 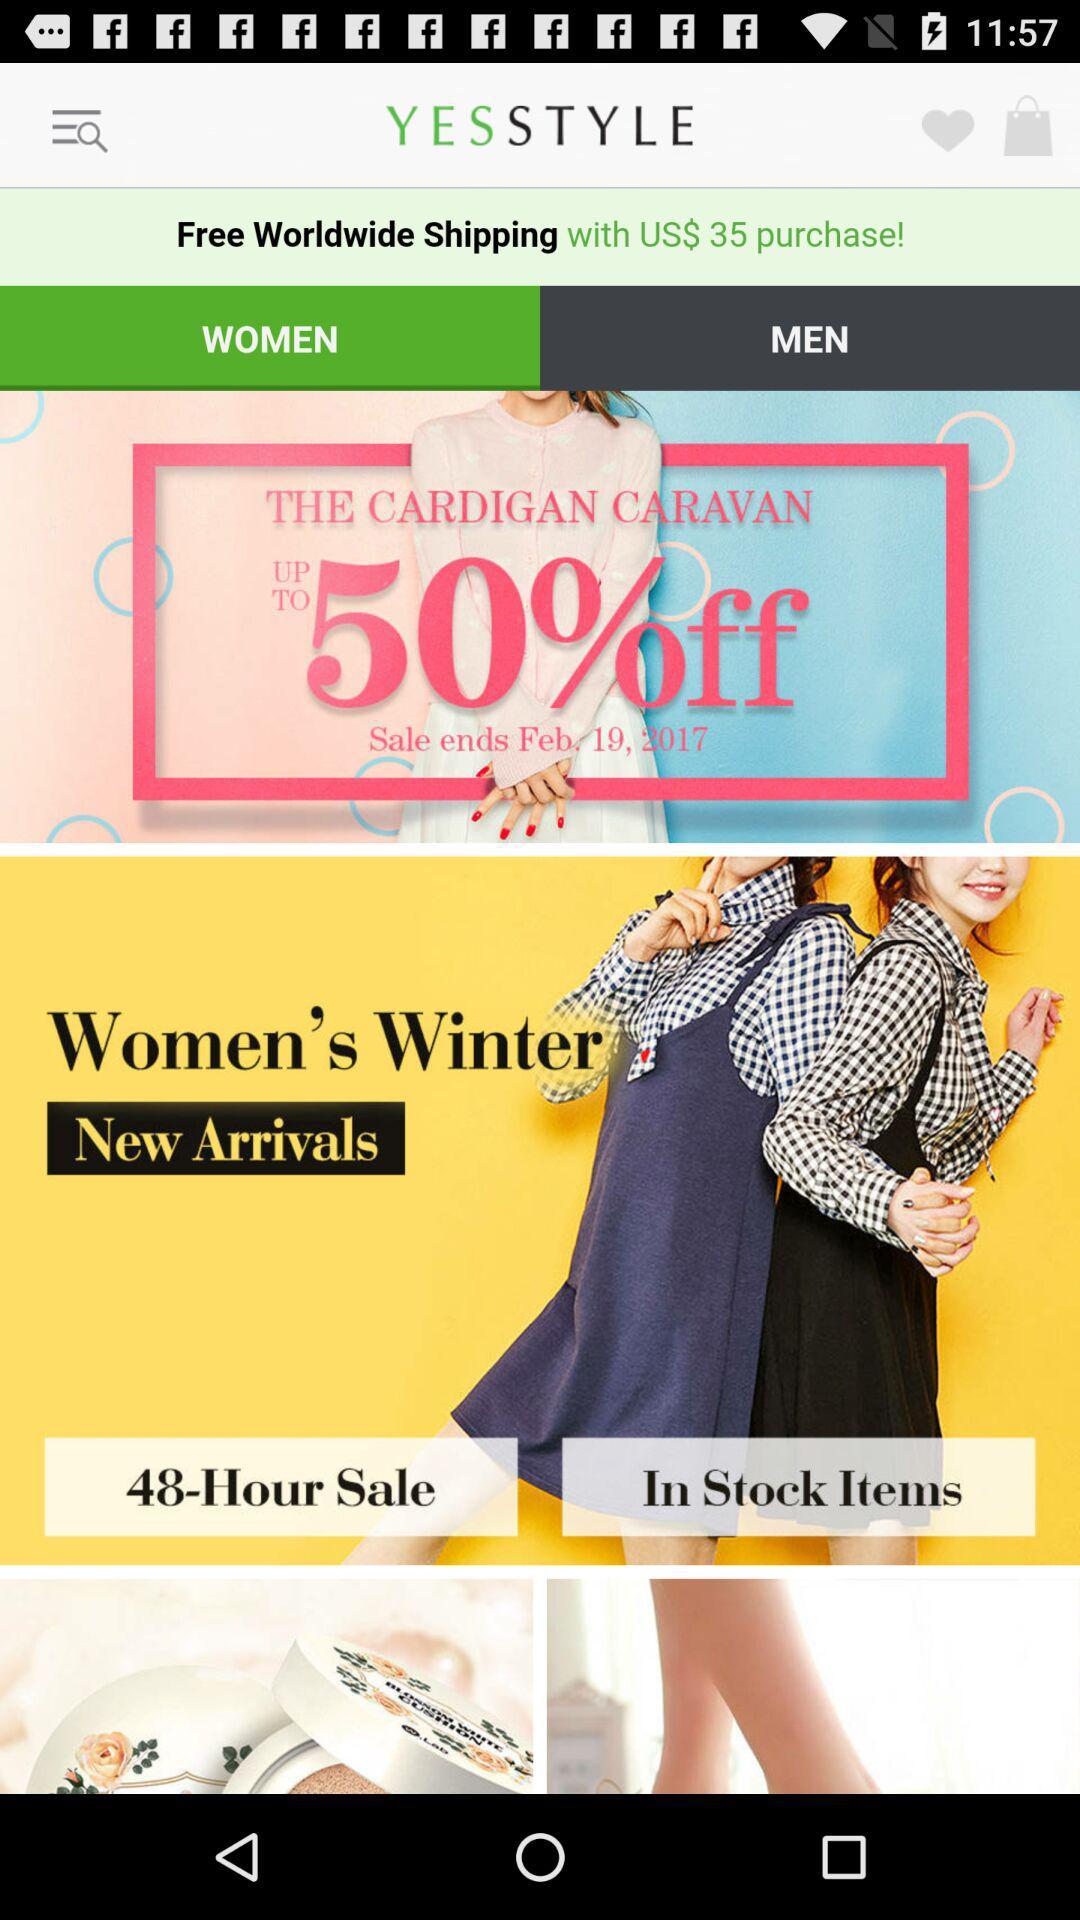 What do you see at coordinates (265, 1685) in the screenshot?
I see `adventisment page` at bounding box center [265, 1685].